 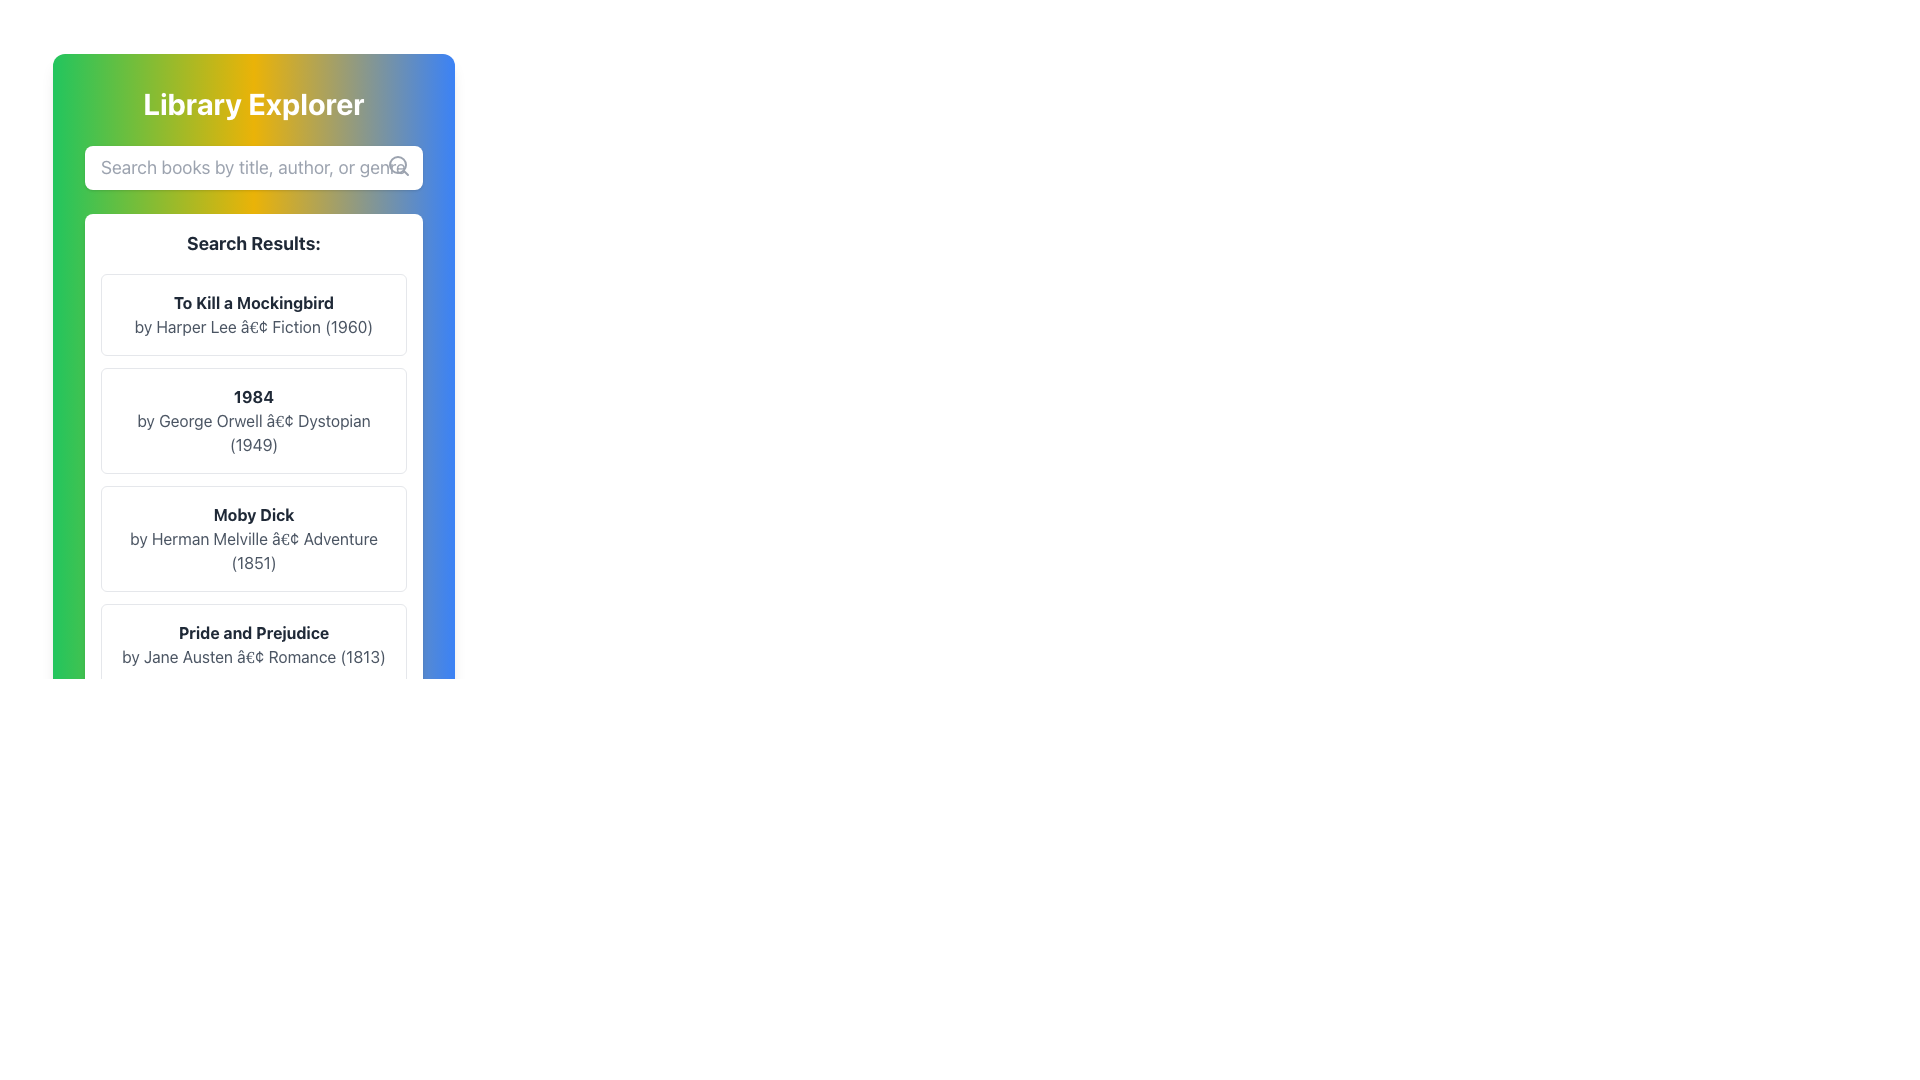 I want to click on the descriptive text block displaying information about the book 'Pride and Prejudice', located as the fourth item in a vertical list of book entries, so click(x=253, y=644).